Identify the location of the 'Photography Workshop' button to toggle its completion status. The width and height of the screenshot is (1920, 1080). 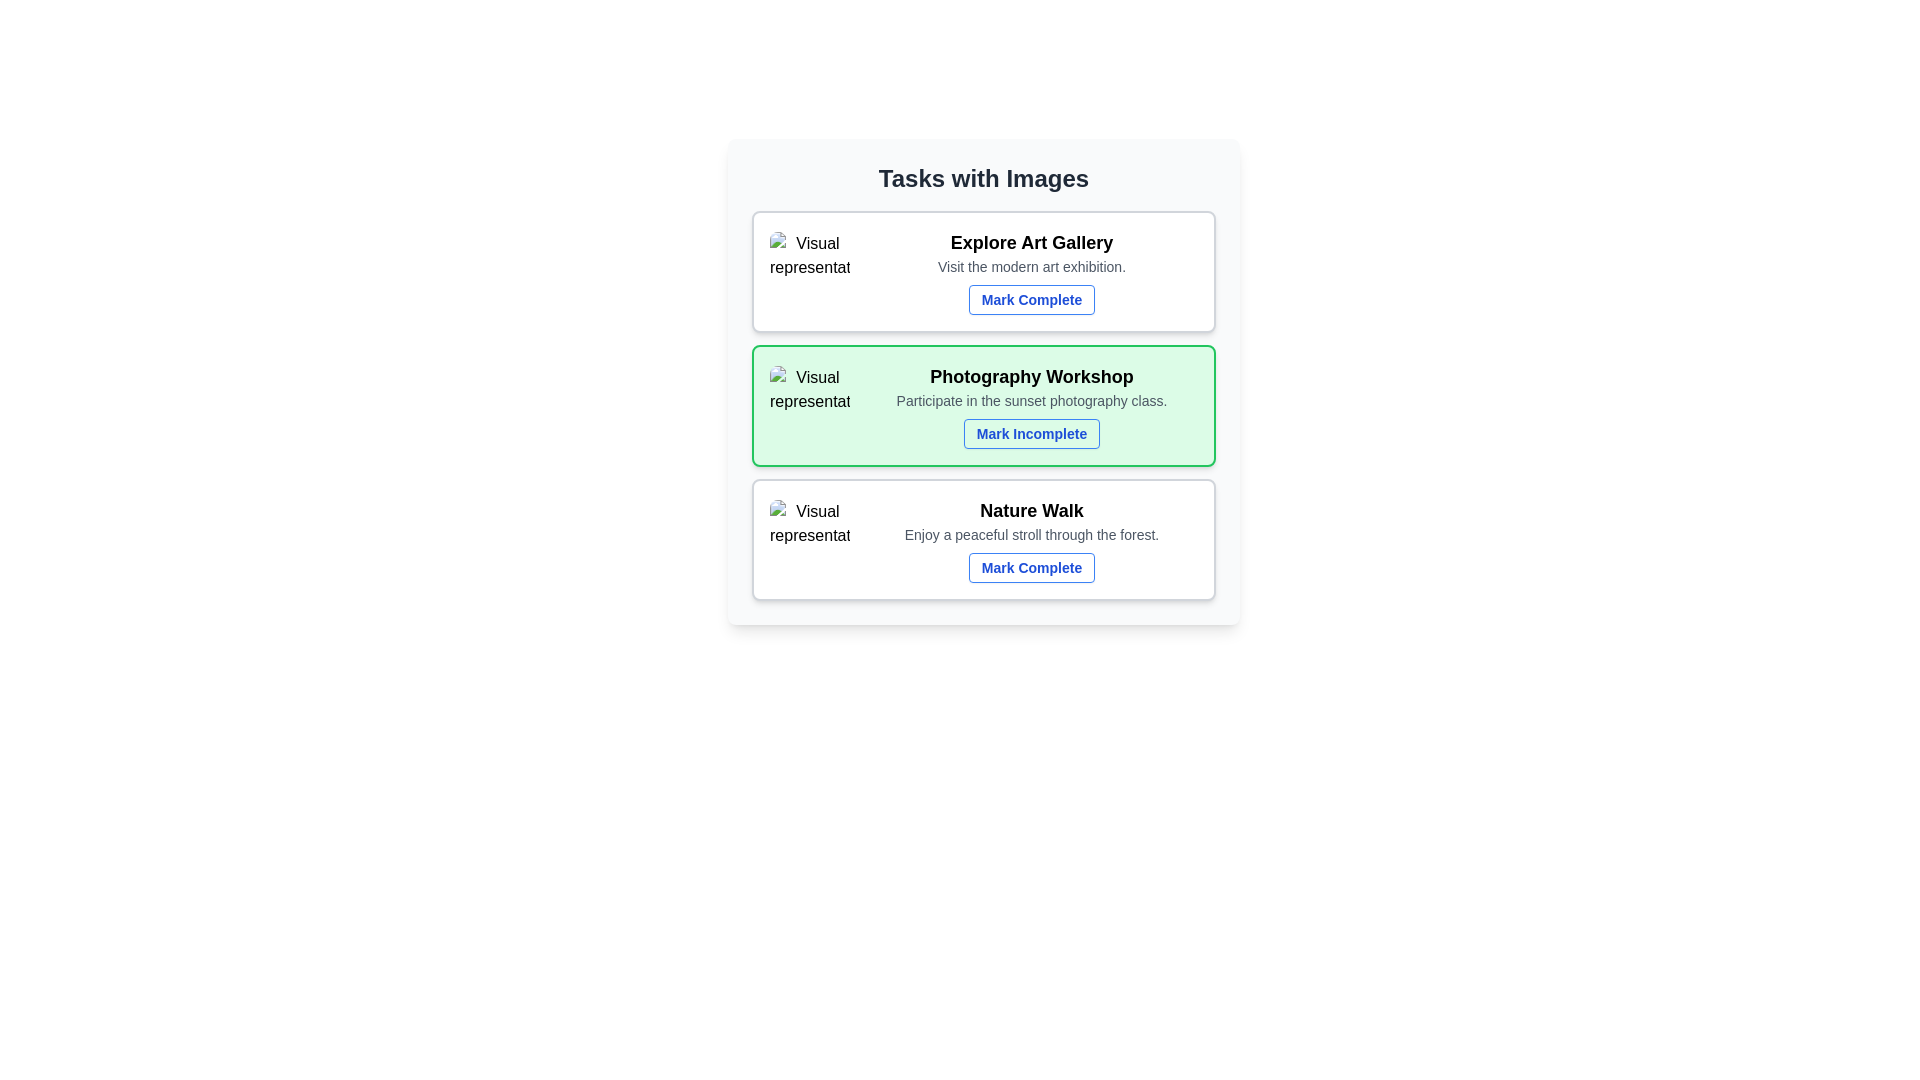
(1032, 433).